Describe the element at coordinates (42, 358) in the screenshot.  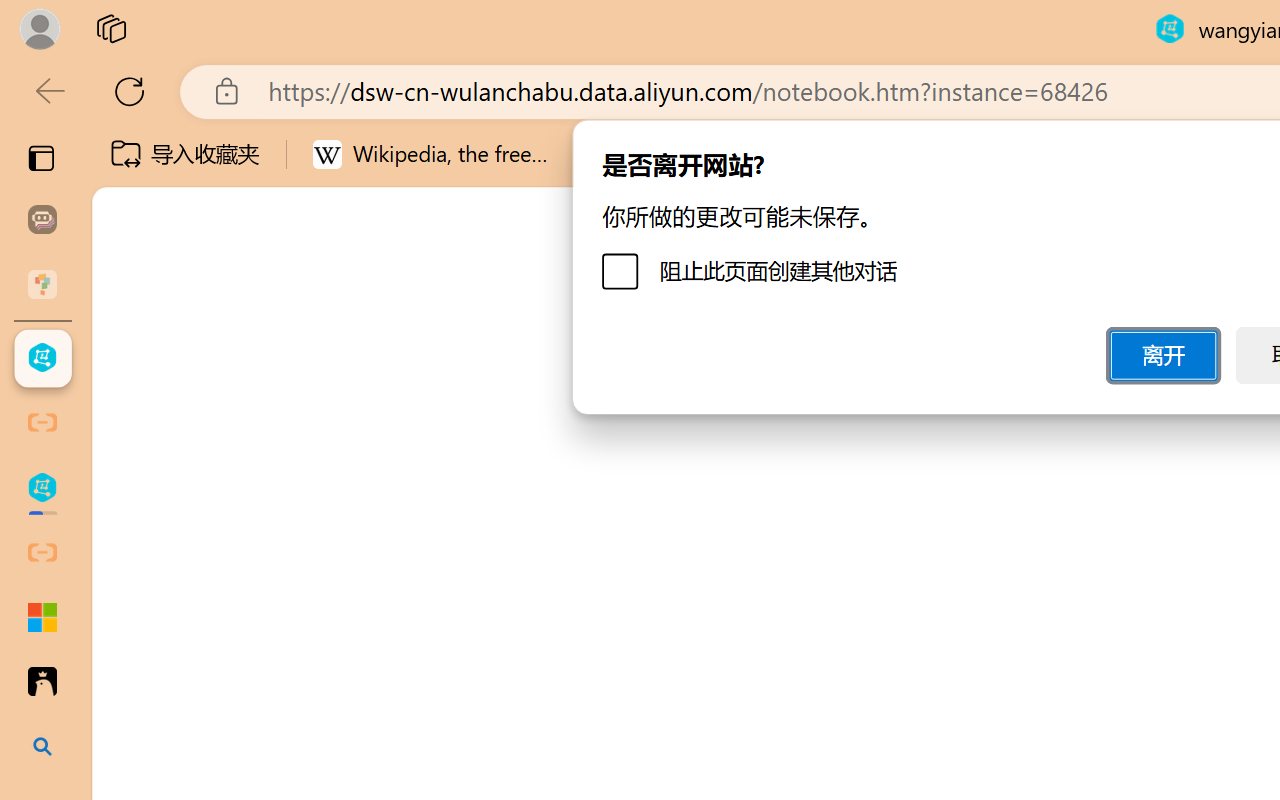
I see `'wangyian_dsw - DSW'` at that location.